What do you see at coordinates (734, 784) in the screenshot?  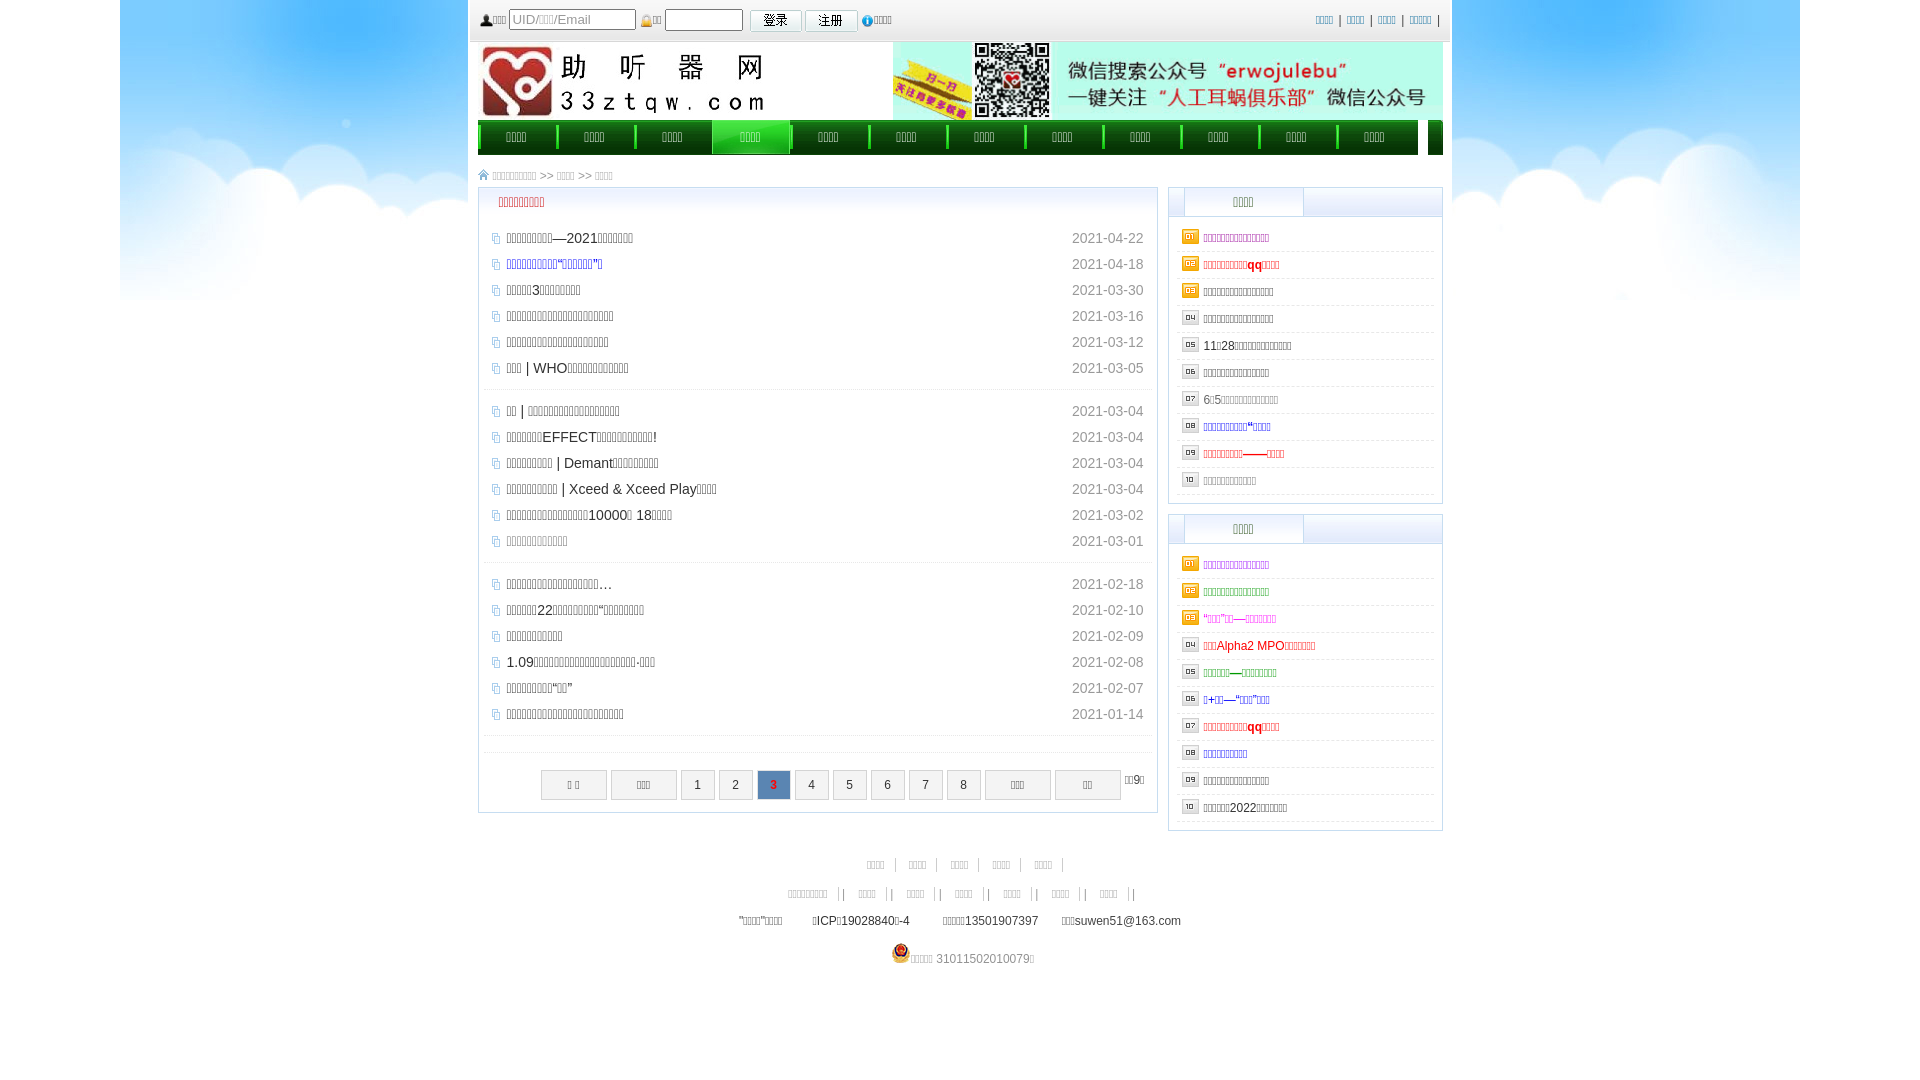 I see `'2'` at bounding box center [734, 784].